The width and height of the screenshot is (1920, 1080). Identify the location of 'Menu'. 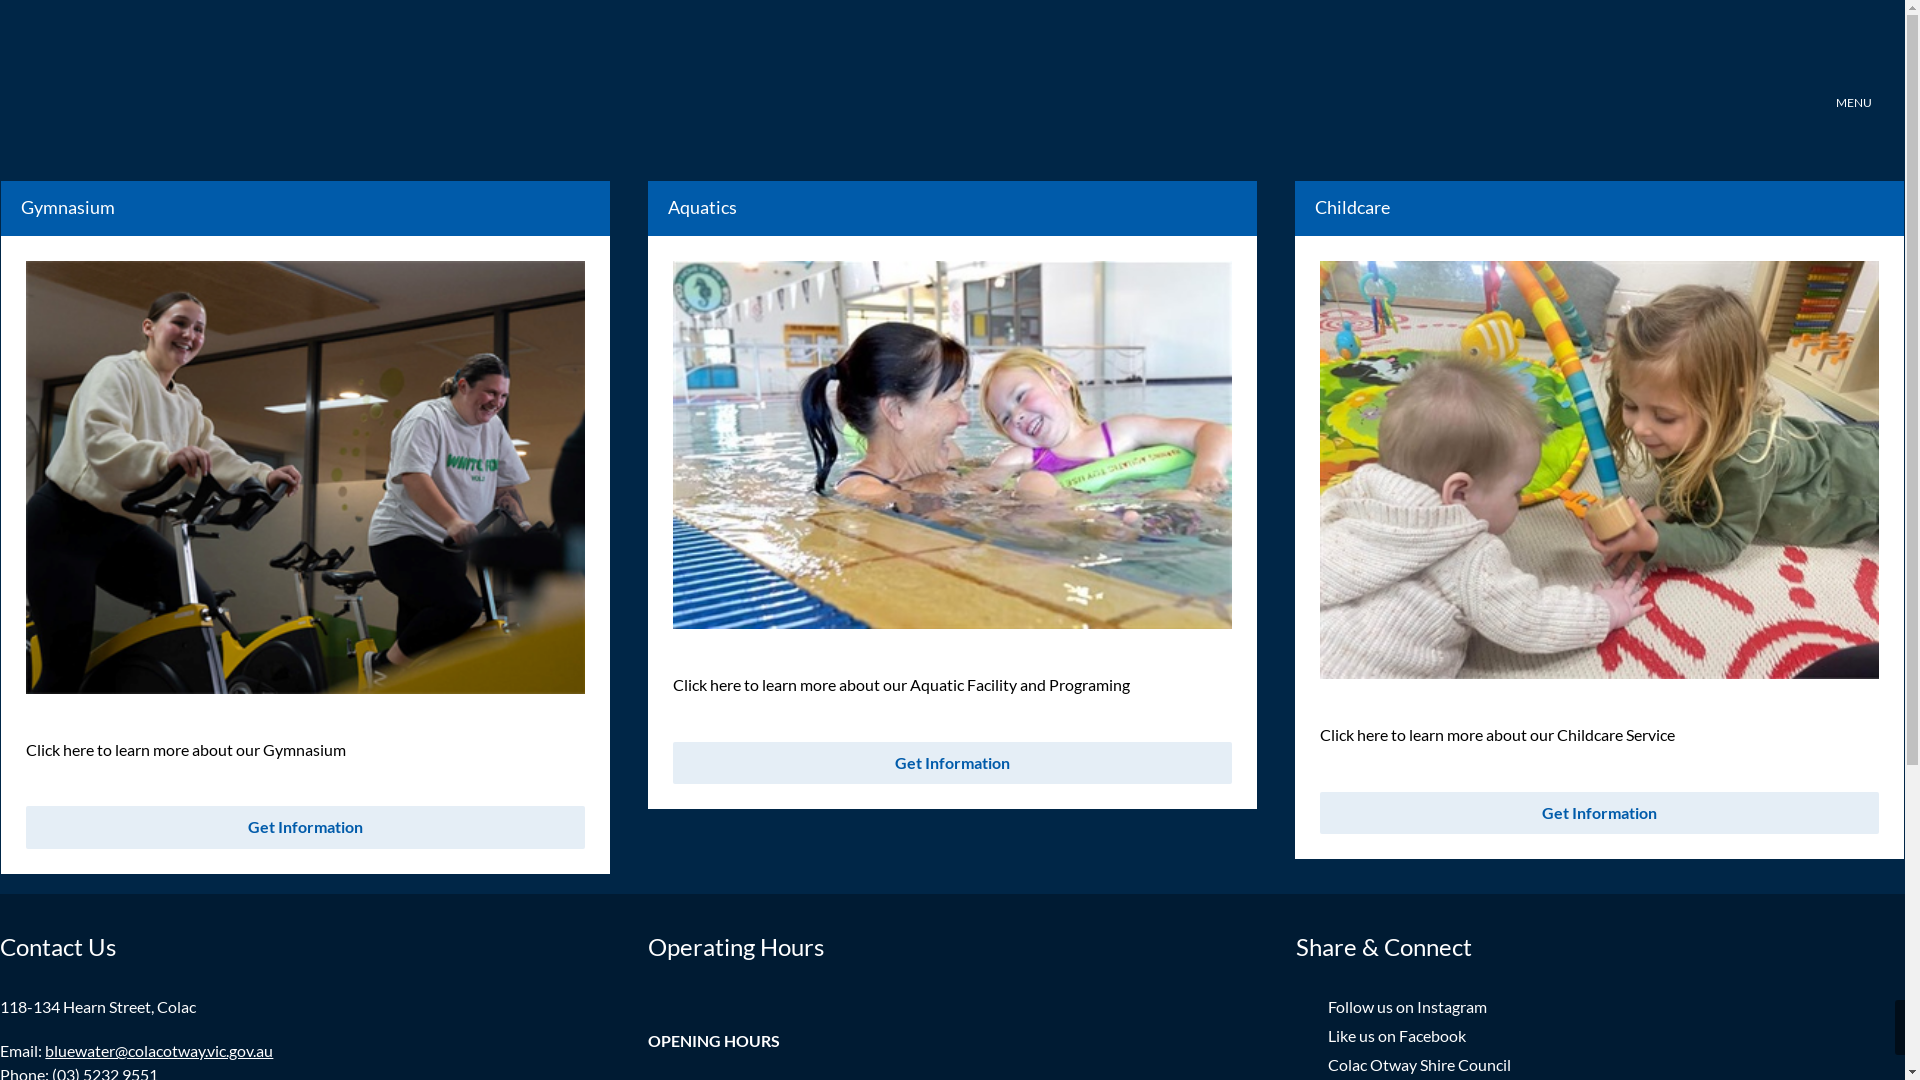
(1852, 77).